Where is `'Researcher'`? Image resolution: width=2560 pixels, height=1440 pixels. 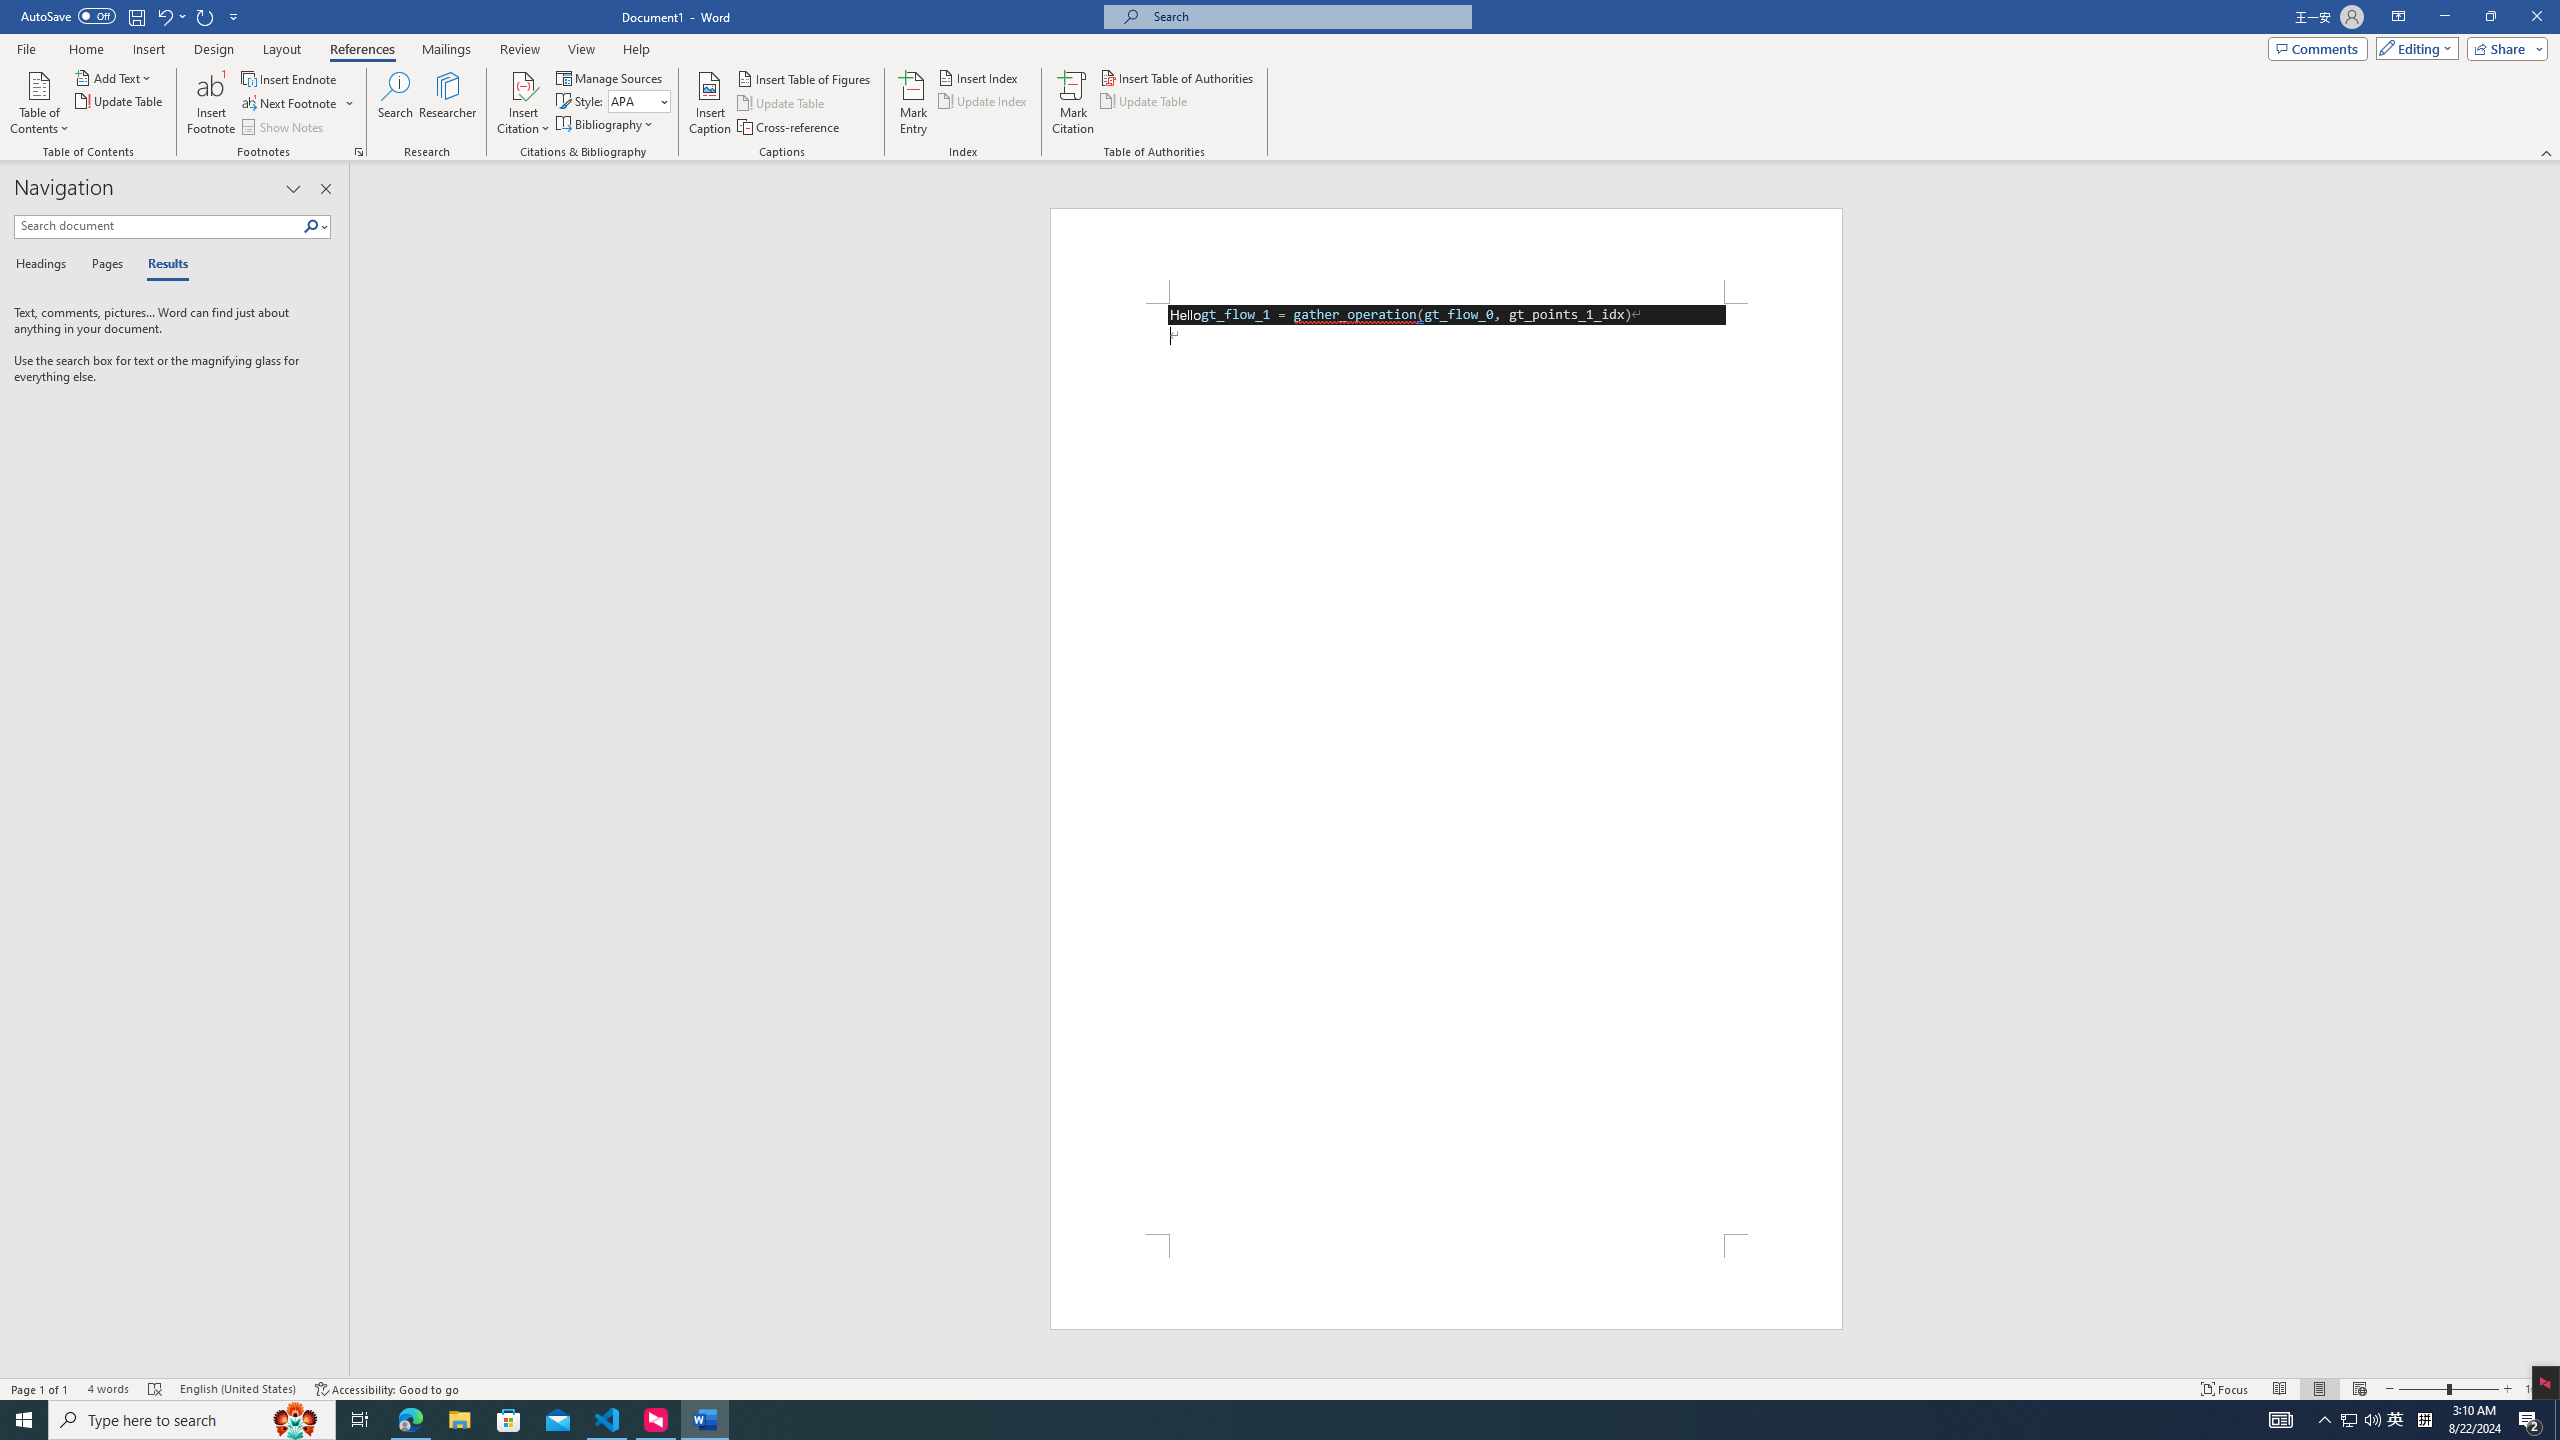
'Researcher' is located at coordinates (448, 103).